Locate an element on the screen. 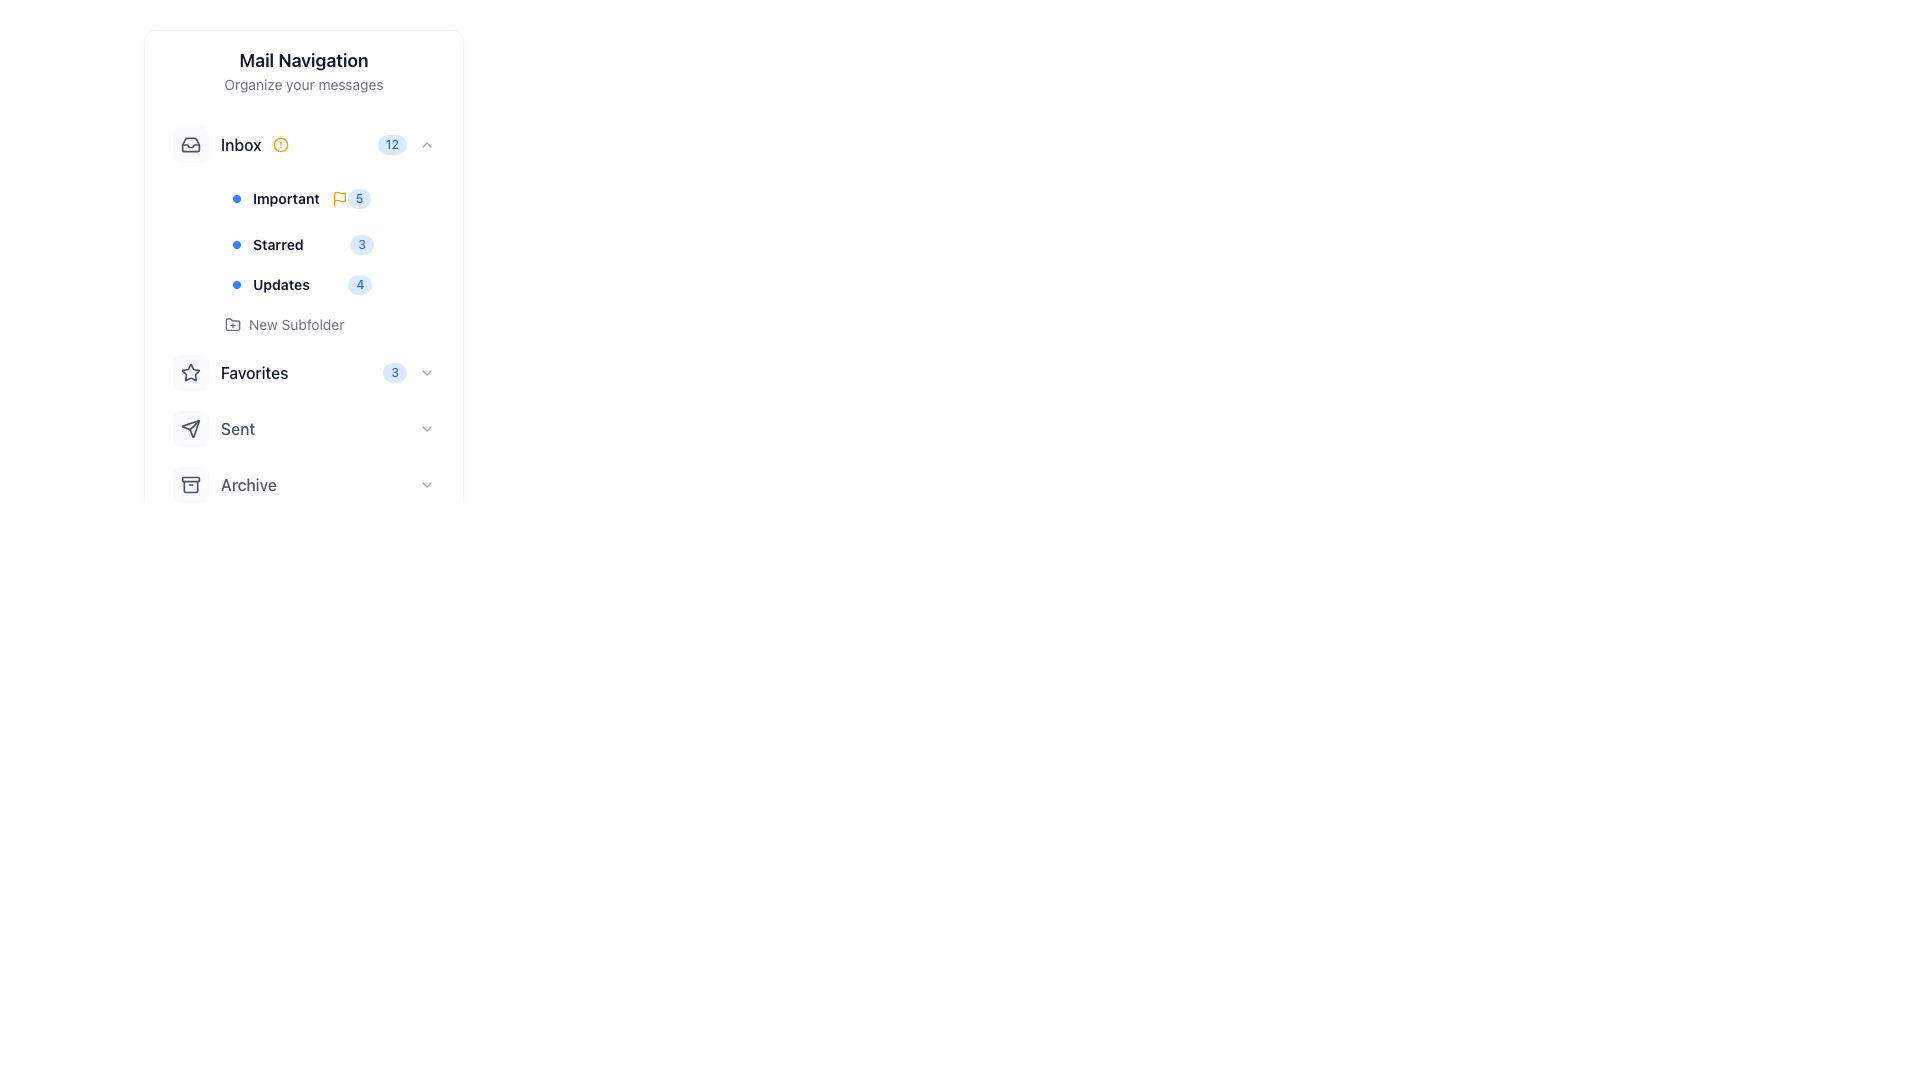 This screenshot has width=1920, height=1080. number displayed on the Notification badge located in the navigation pane under the 'Inbox' label, positioned to the right of the Inbox text and icon is located at coordinates (392, 144).